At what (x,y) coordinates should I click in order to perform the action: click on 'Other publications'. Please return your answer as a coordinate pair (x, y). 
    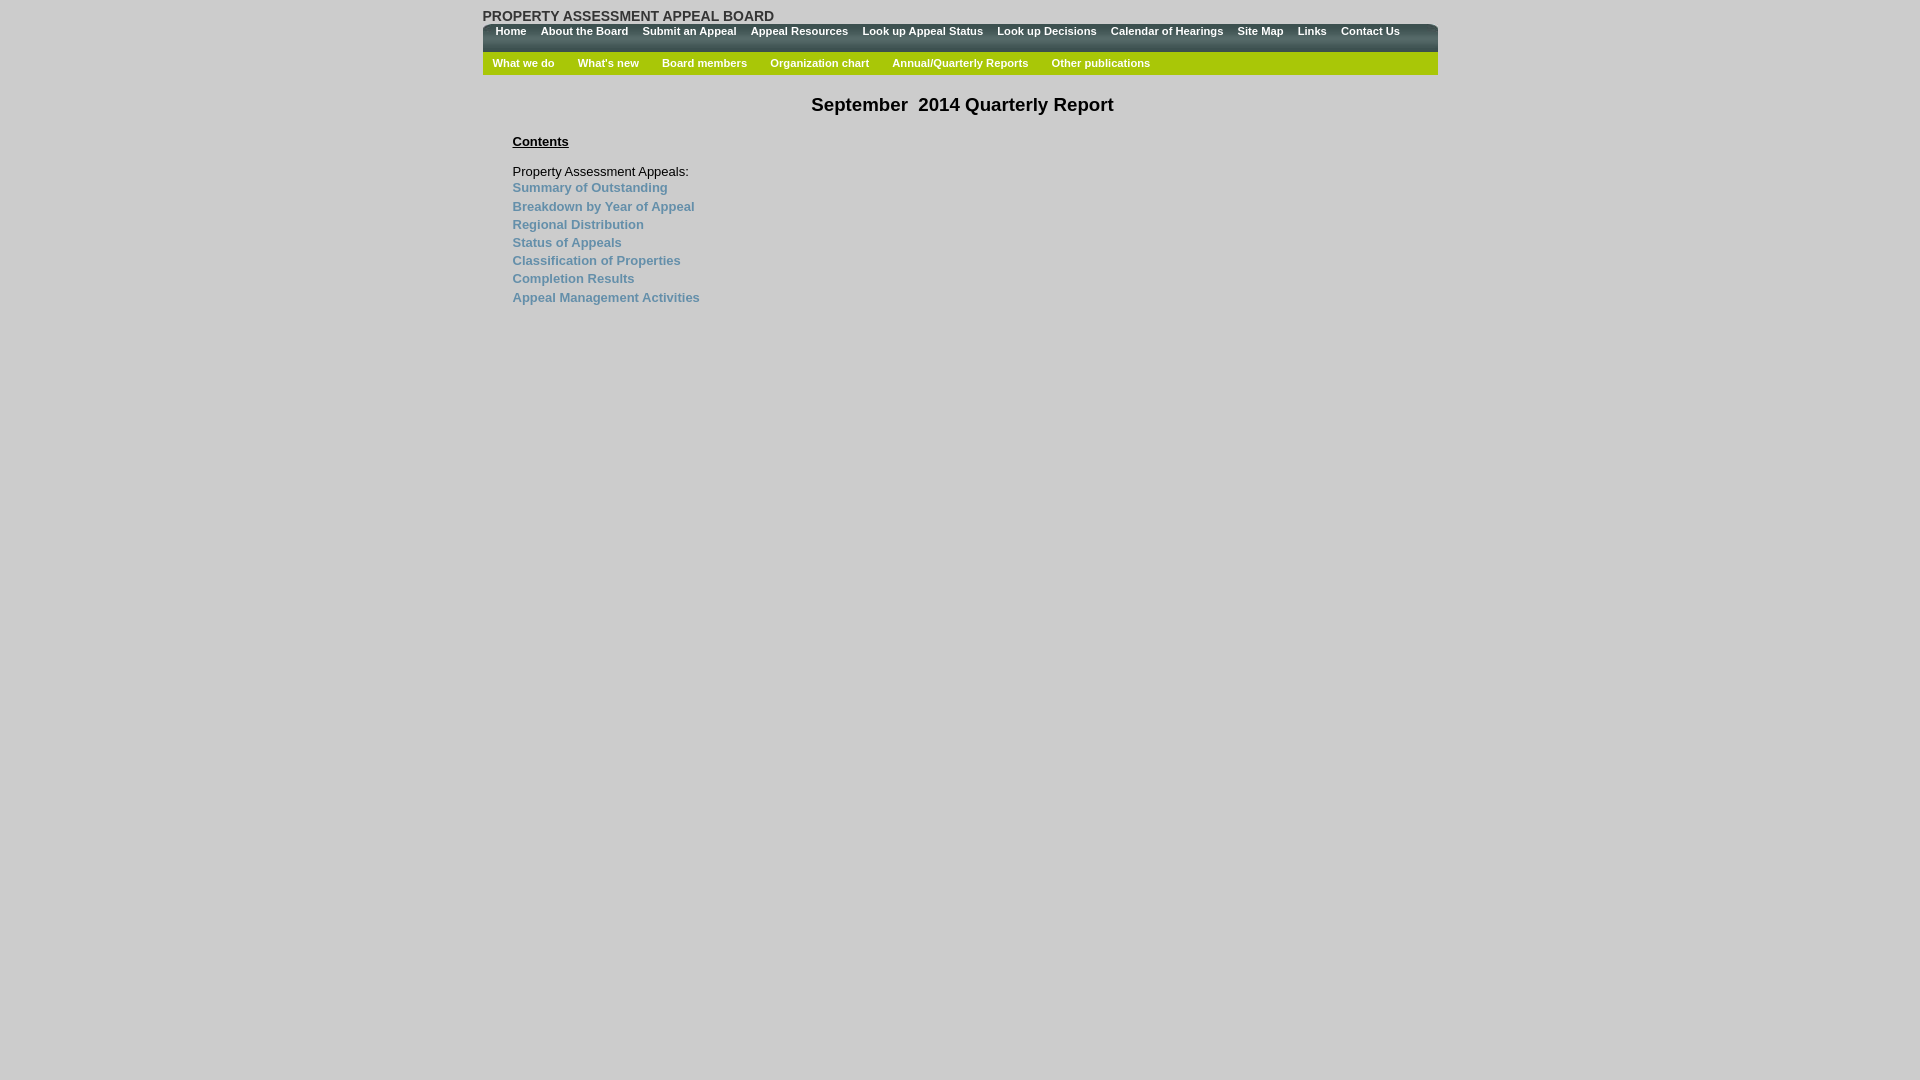
    Looking at the image, I should click on (1099, 61).